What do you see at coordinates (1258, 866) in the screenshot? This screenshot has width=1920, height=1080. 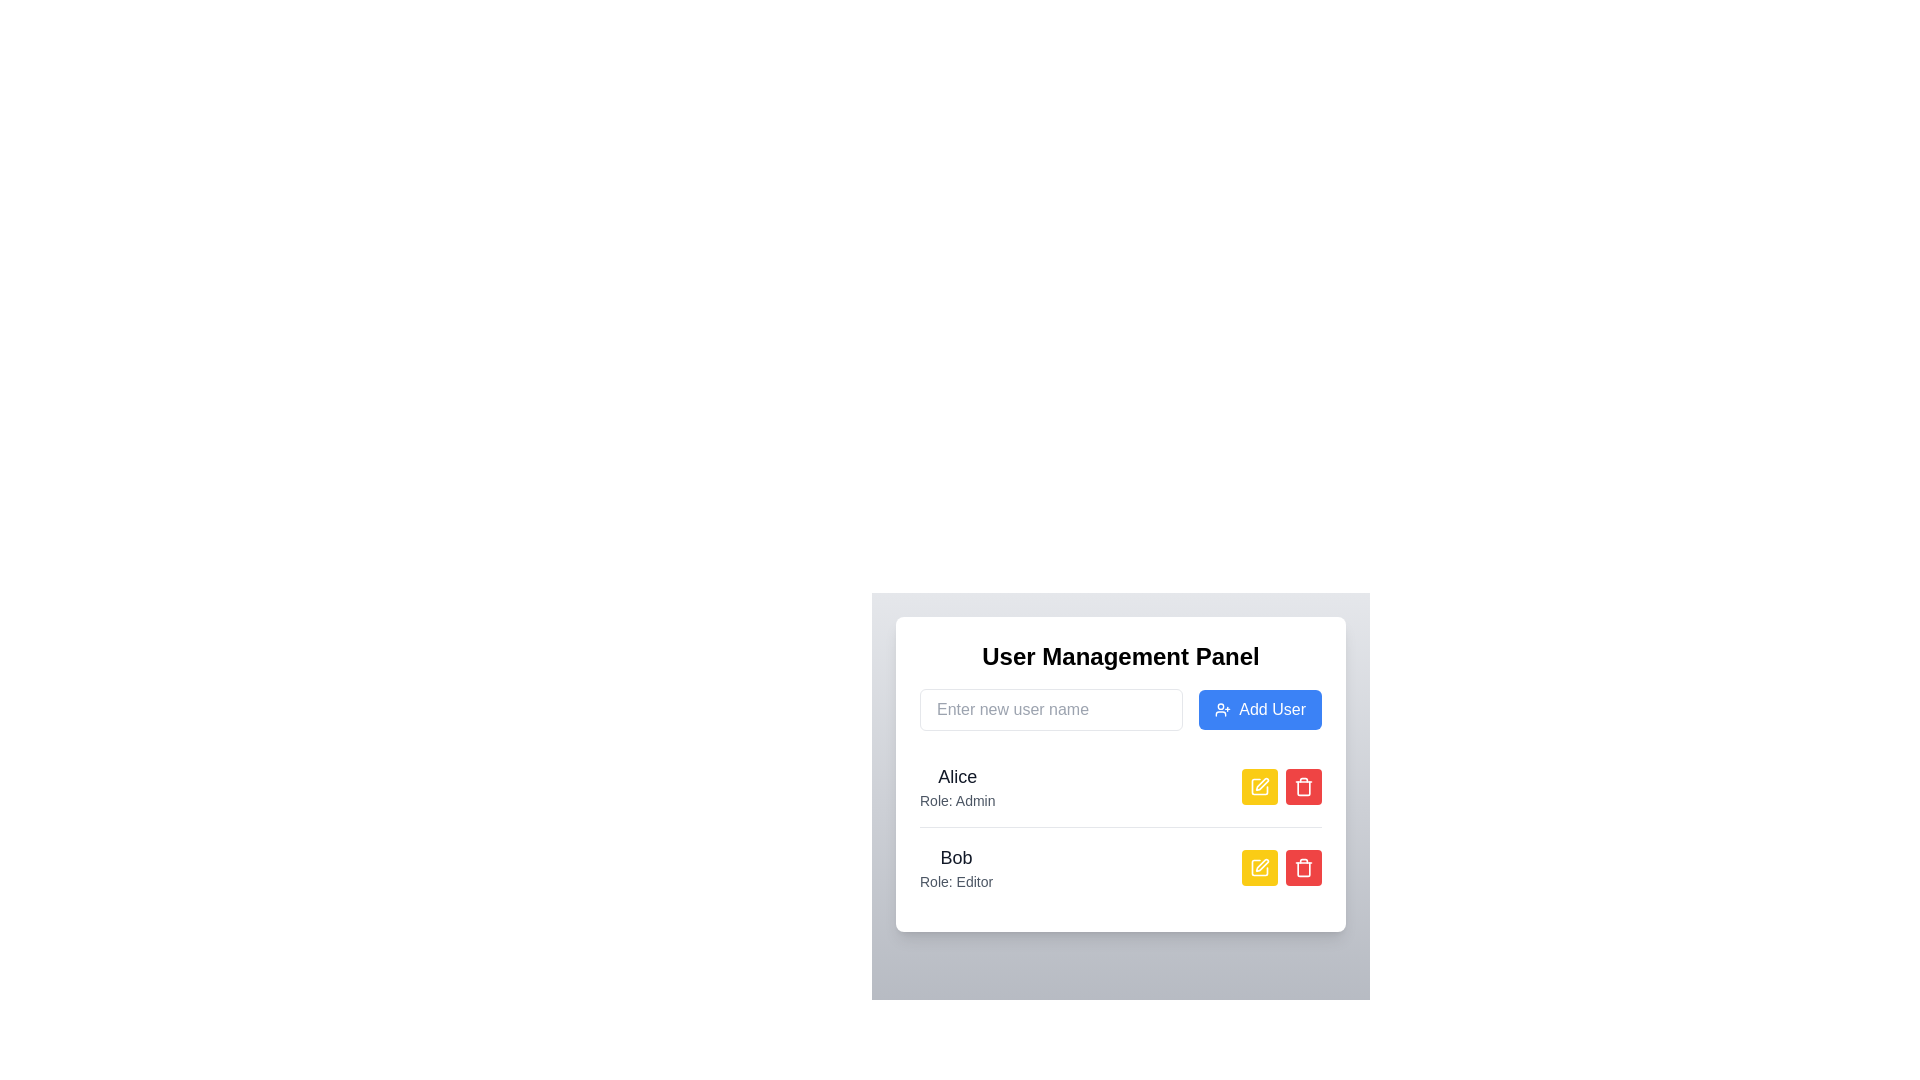 I see `the button labeled for editing user 'Bob' in the User Management Panel to initiate the edit functionality` at bounding box center [1258, 866].